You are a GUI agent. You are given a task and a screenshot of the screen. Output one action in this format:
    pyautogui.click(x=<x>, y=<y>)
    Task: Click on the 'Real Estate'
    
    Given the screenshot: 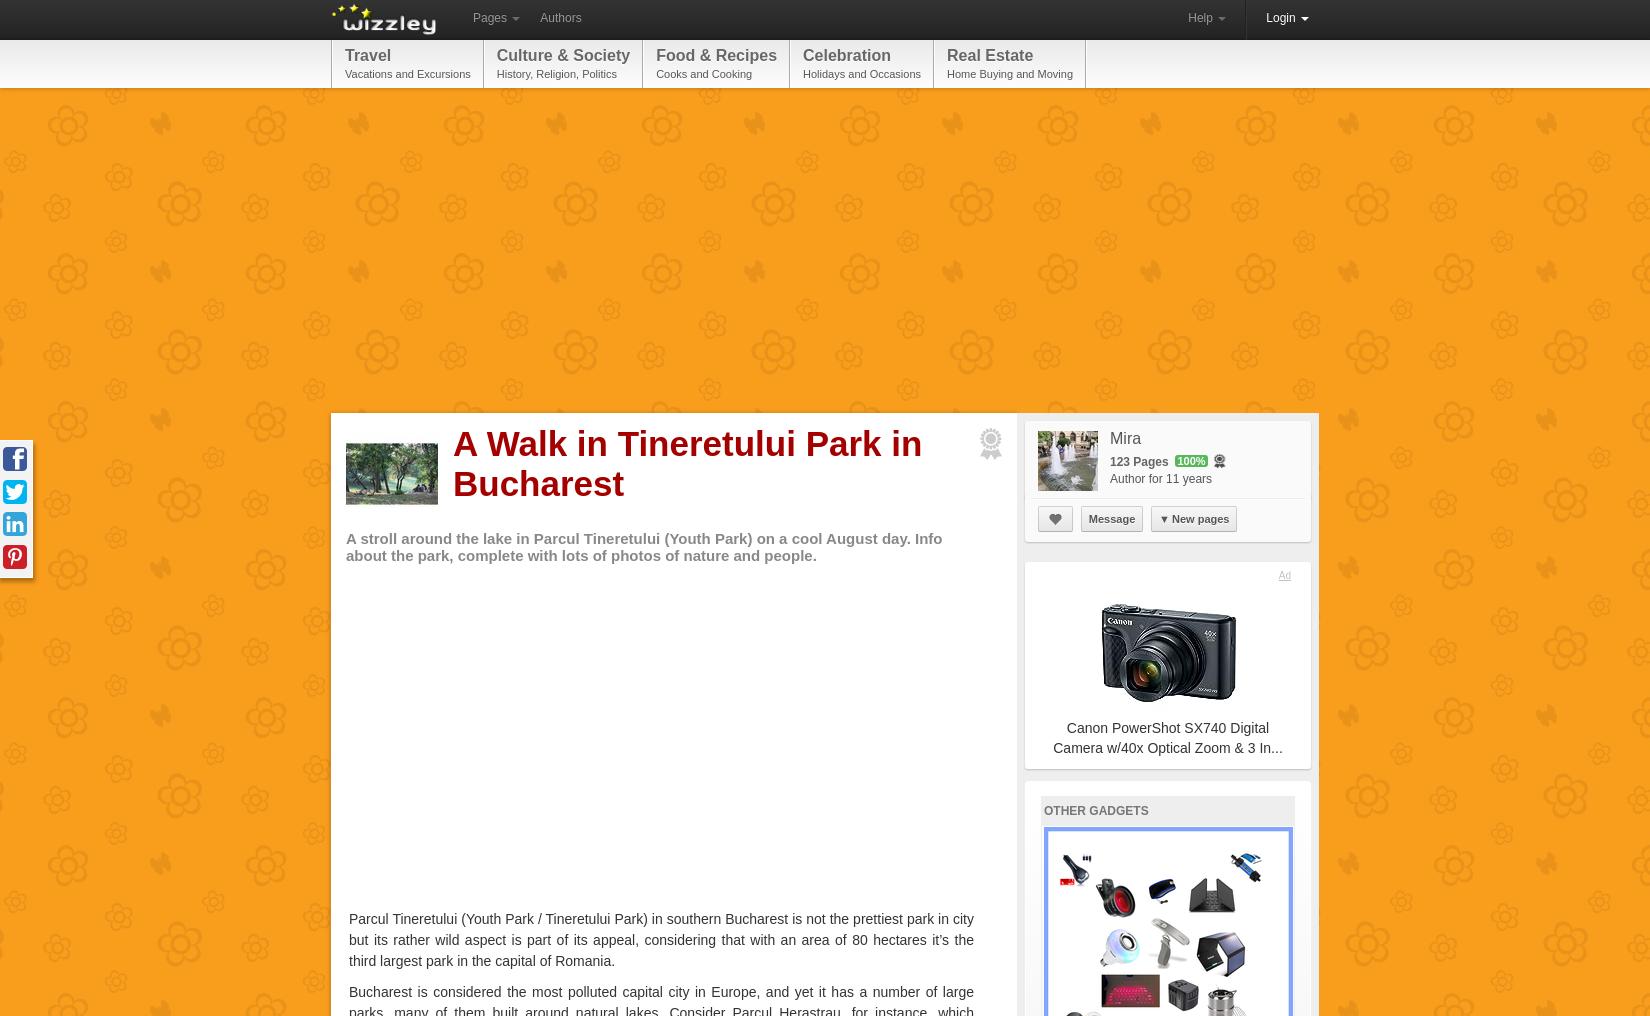 What is the action you would take?
    pyautogui.click(x=990, y=54)
    